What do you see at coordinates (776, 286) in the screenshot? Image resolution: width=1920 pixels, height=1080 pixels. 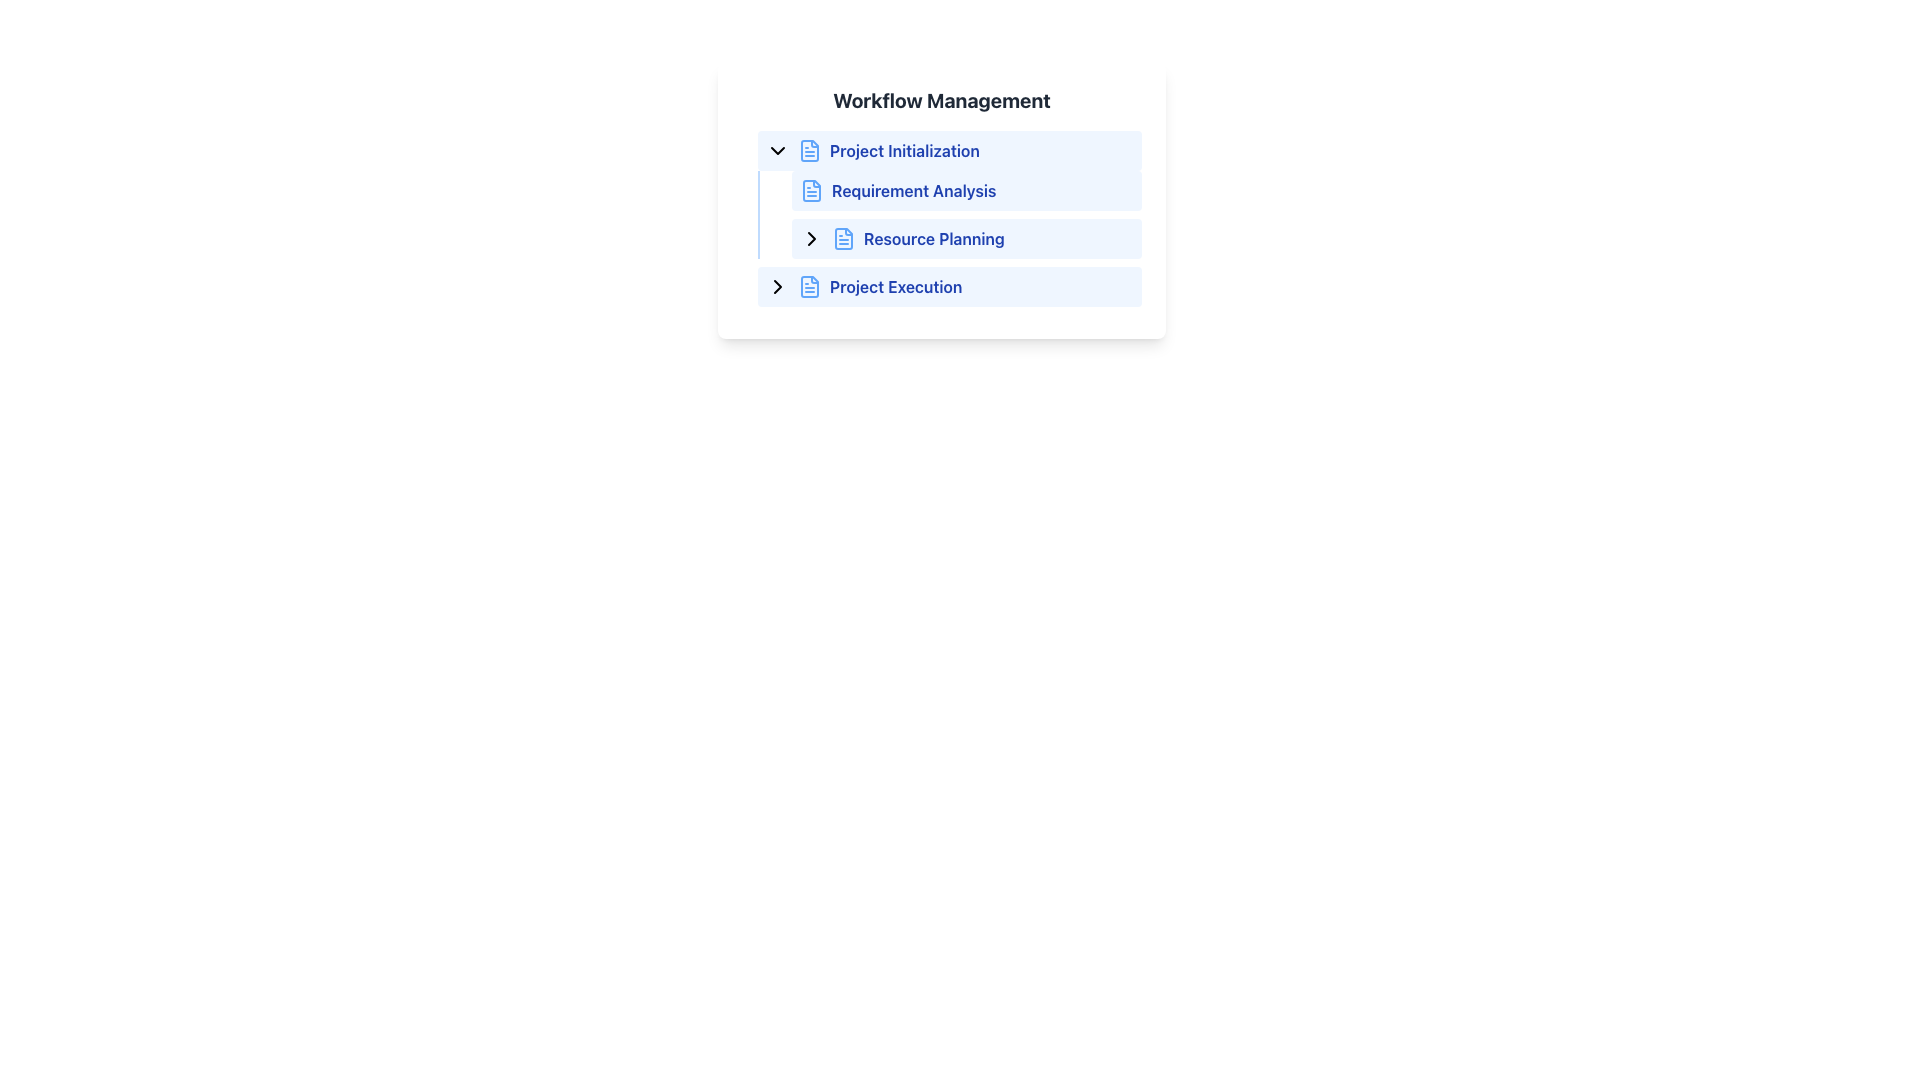 I see `the rightward-pointing chevron icon with a black stroke color located within the 'Project Execution' list item` at bounding box center [776, 286].